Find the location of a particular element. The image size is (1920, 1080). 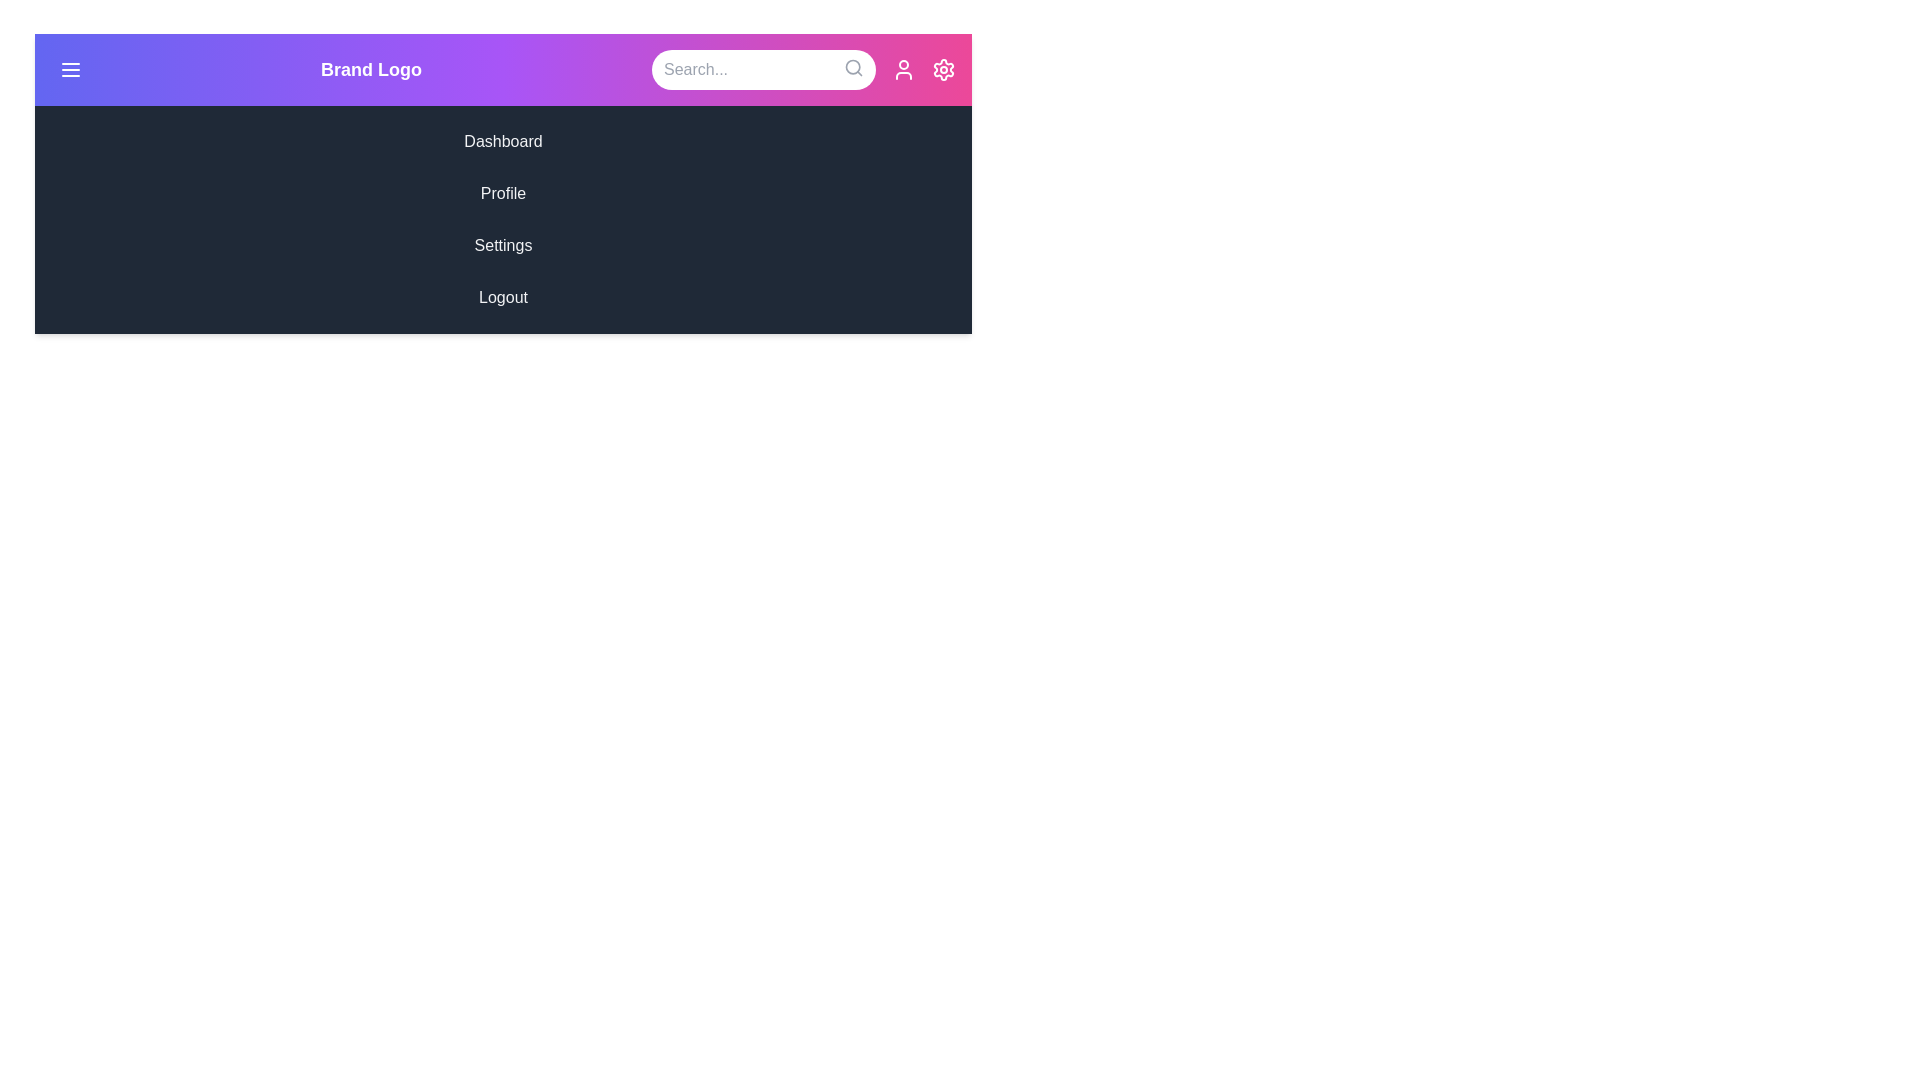

the menu item Logout in the sidebar is located at coordinates (503, 297).